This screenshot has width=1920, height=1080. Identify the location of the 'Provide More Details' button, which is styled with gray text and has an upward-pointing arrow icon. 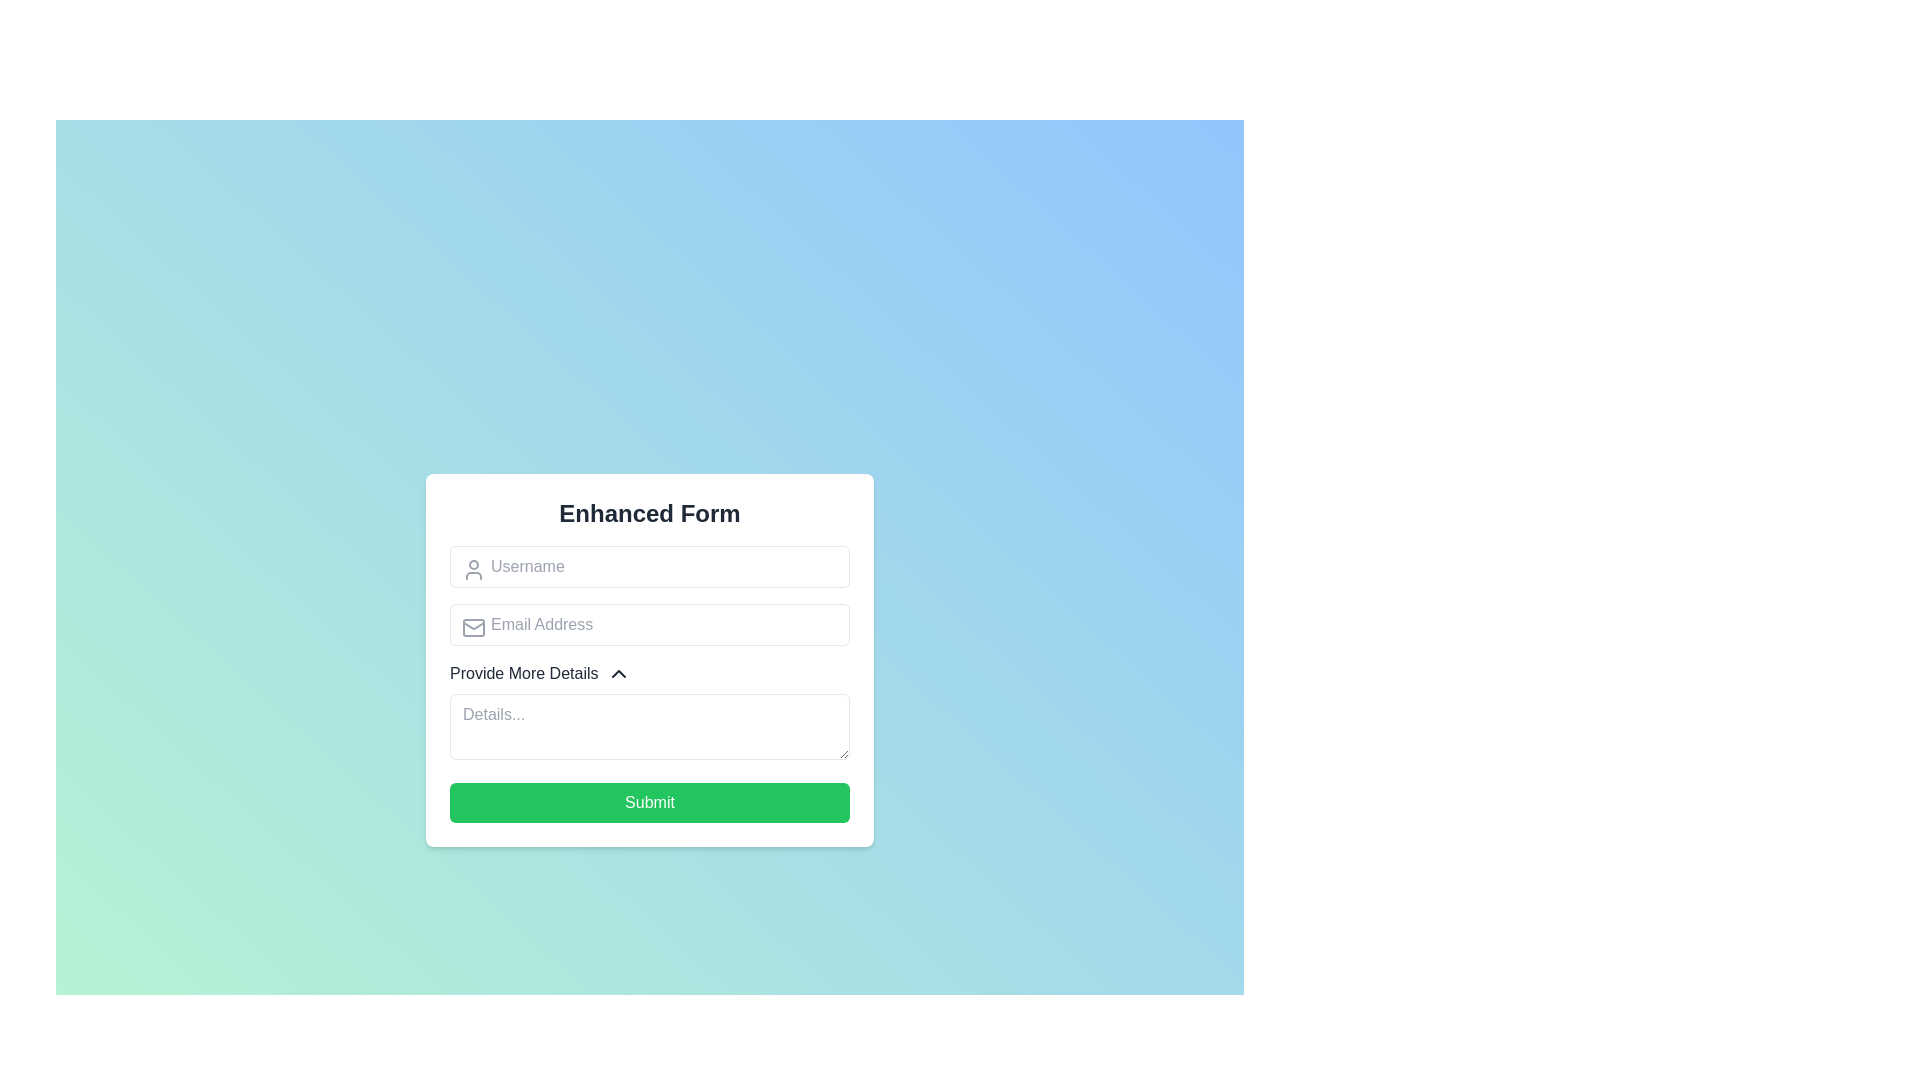
(540, 673).